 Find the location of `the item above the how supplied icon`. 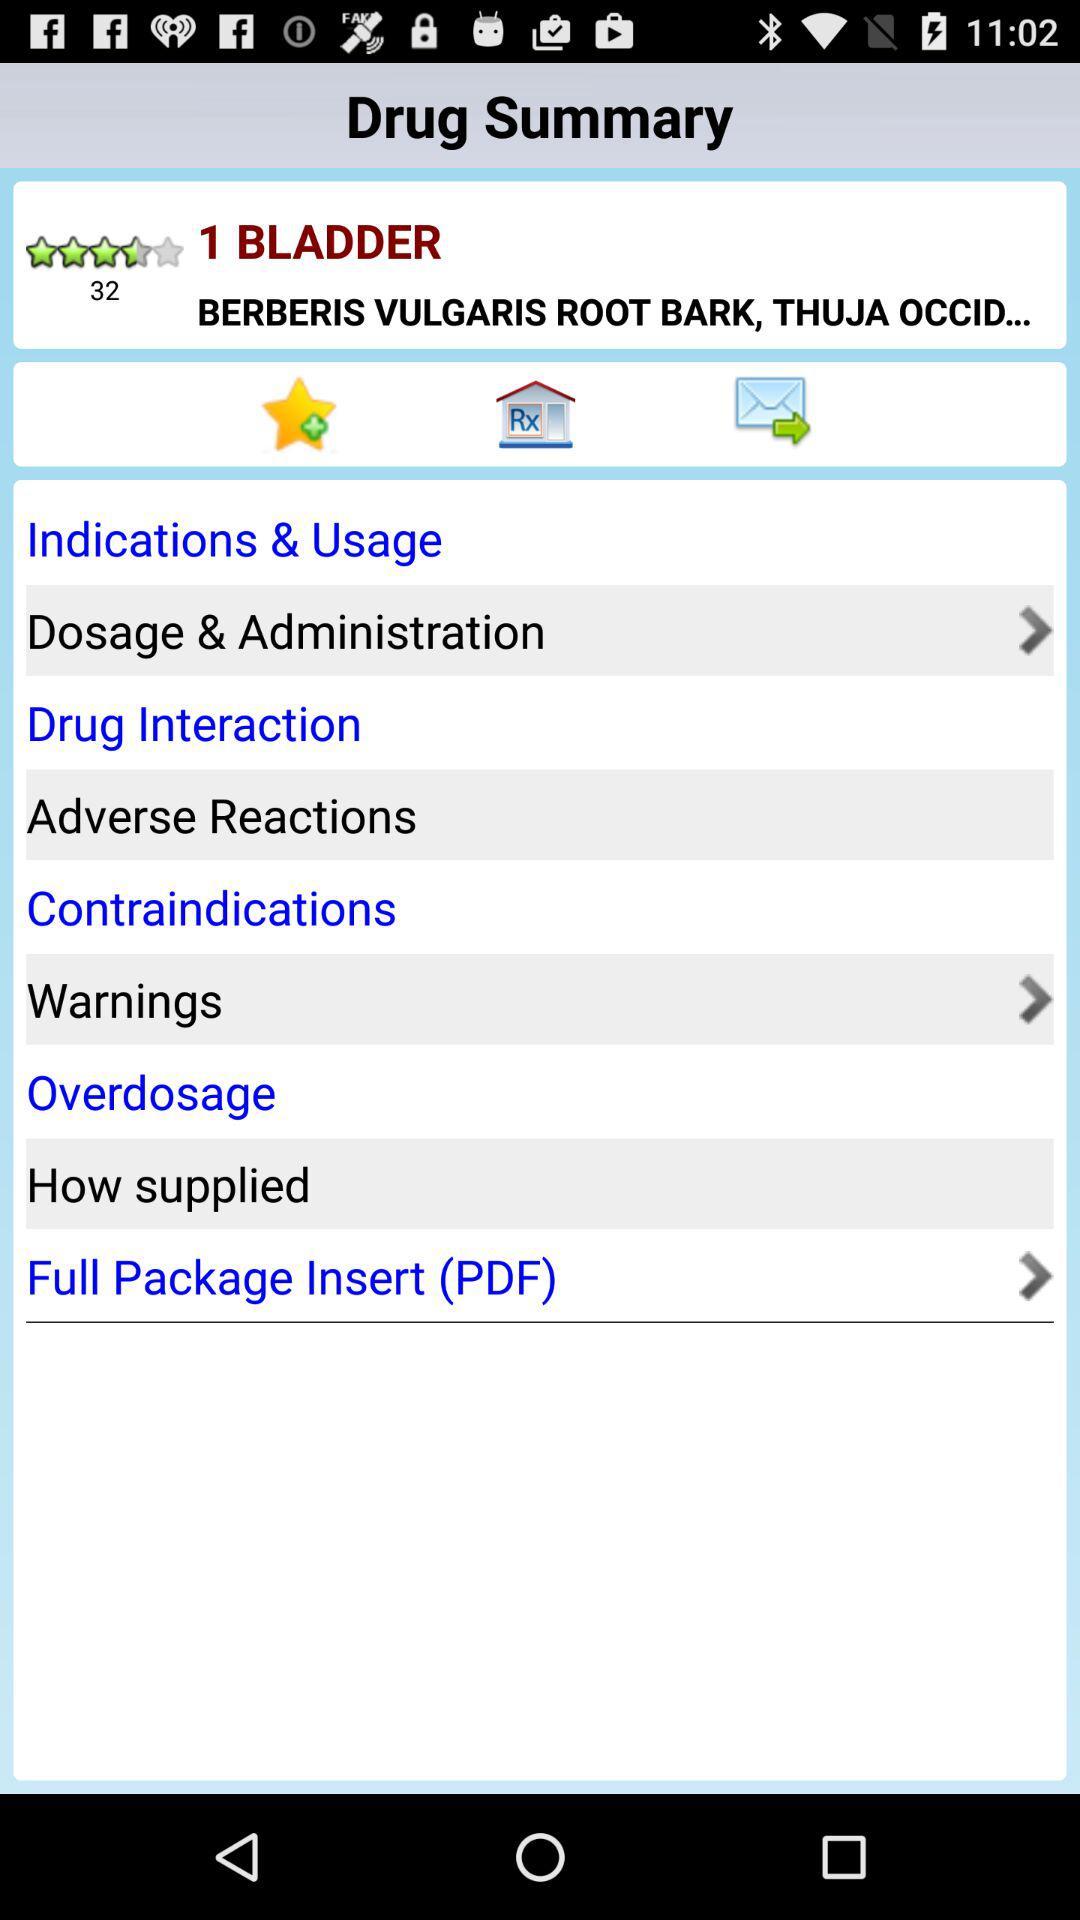

the item above the how supplied icon is located at coordinates (532, 1090).